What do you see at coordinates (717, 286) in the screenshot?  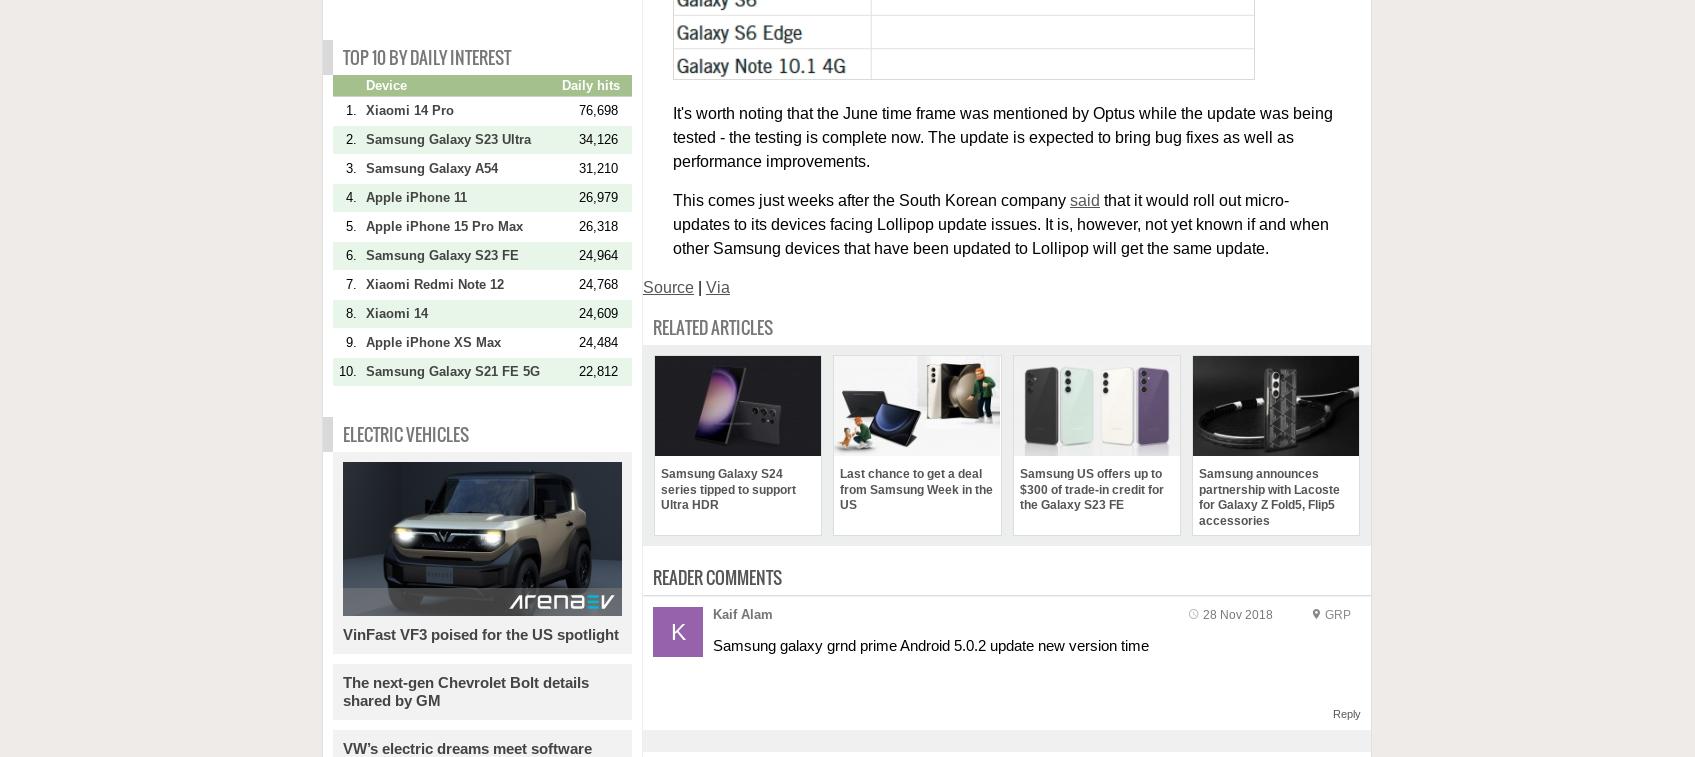 I see `'Via'` at bounding box center [717, 286].